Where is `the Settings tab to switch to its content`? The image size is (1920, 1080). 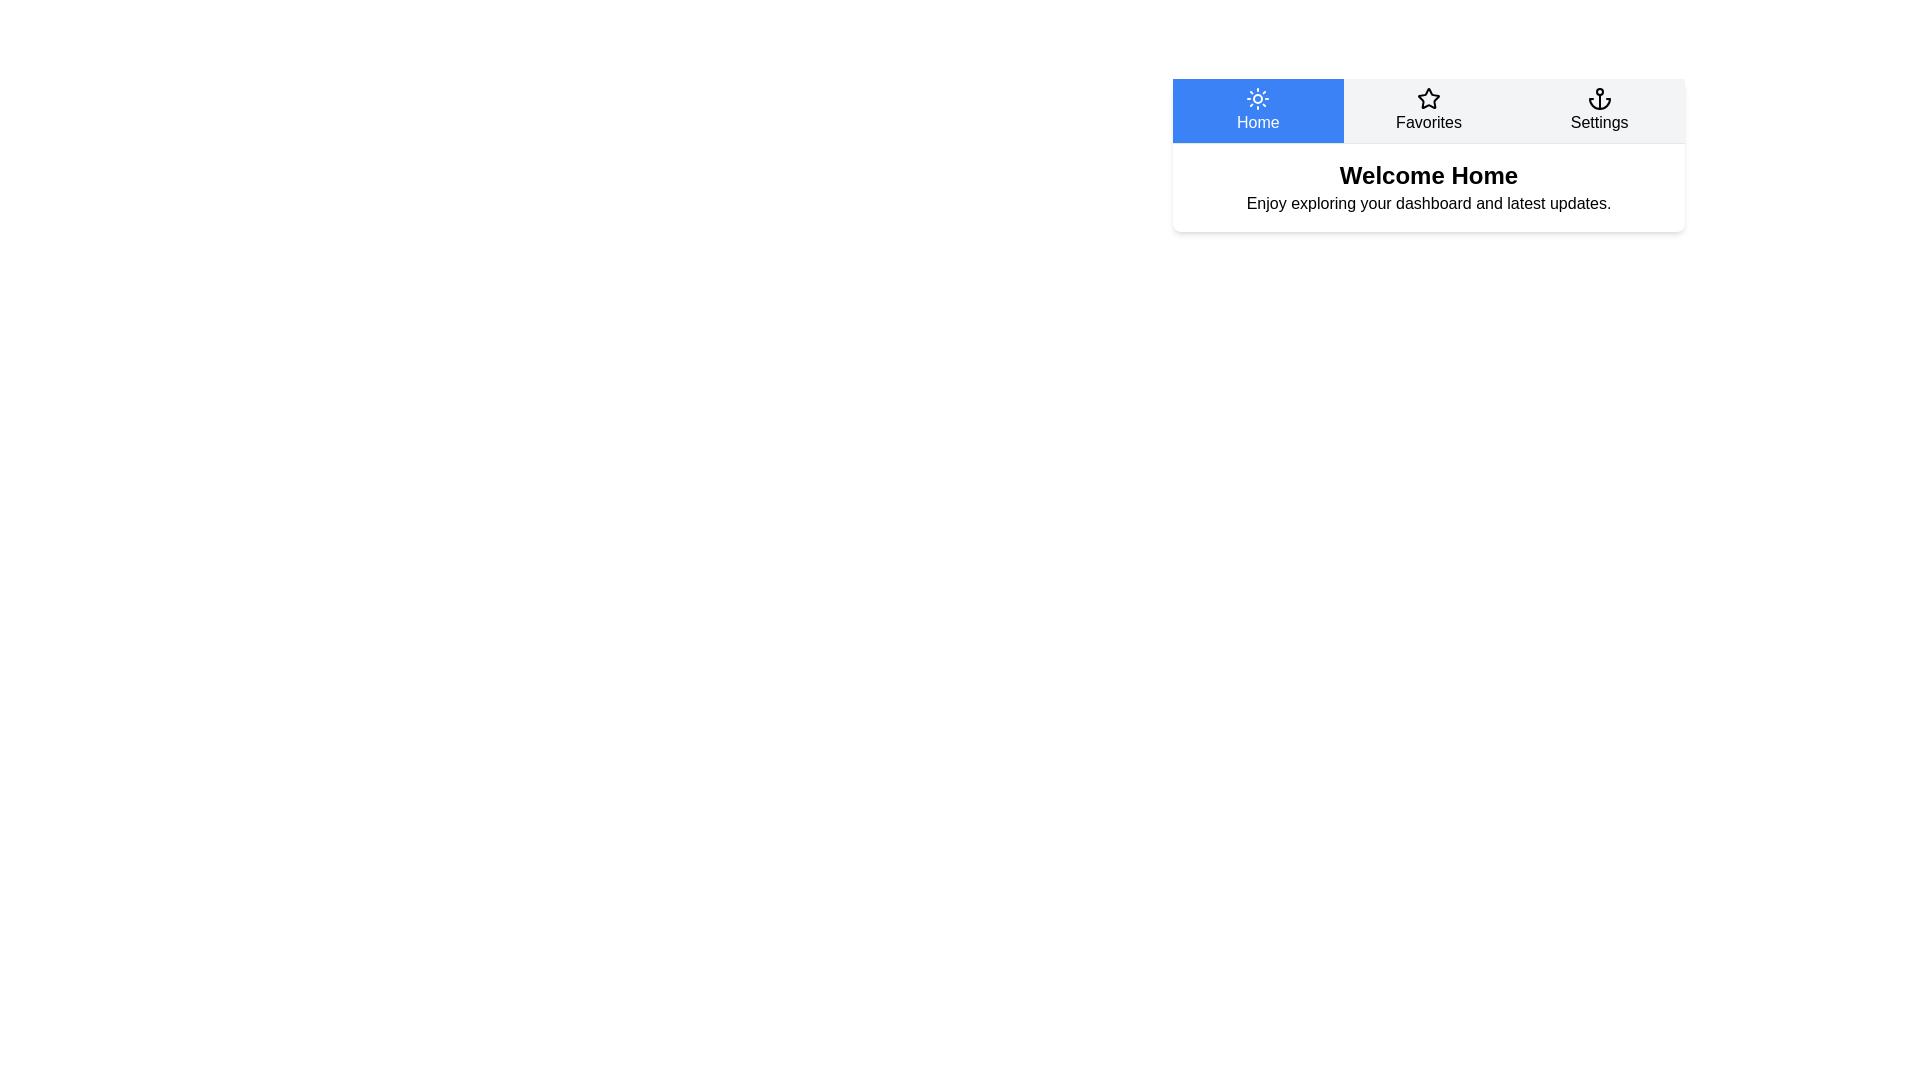
the Settings tab to switch to its content is located at coordinates (1598, 111).